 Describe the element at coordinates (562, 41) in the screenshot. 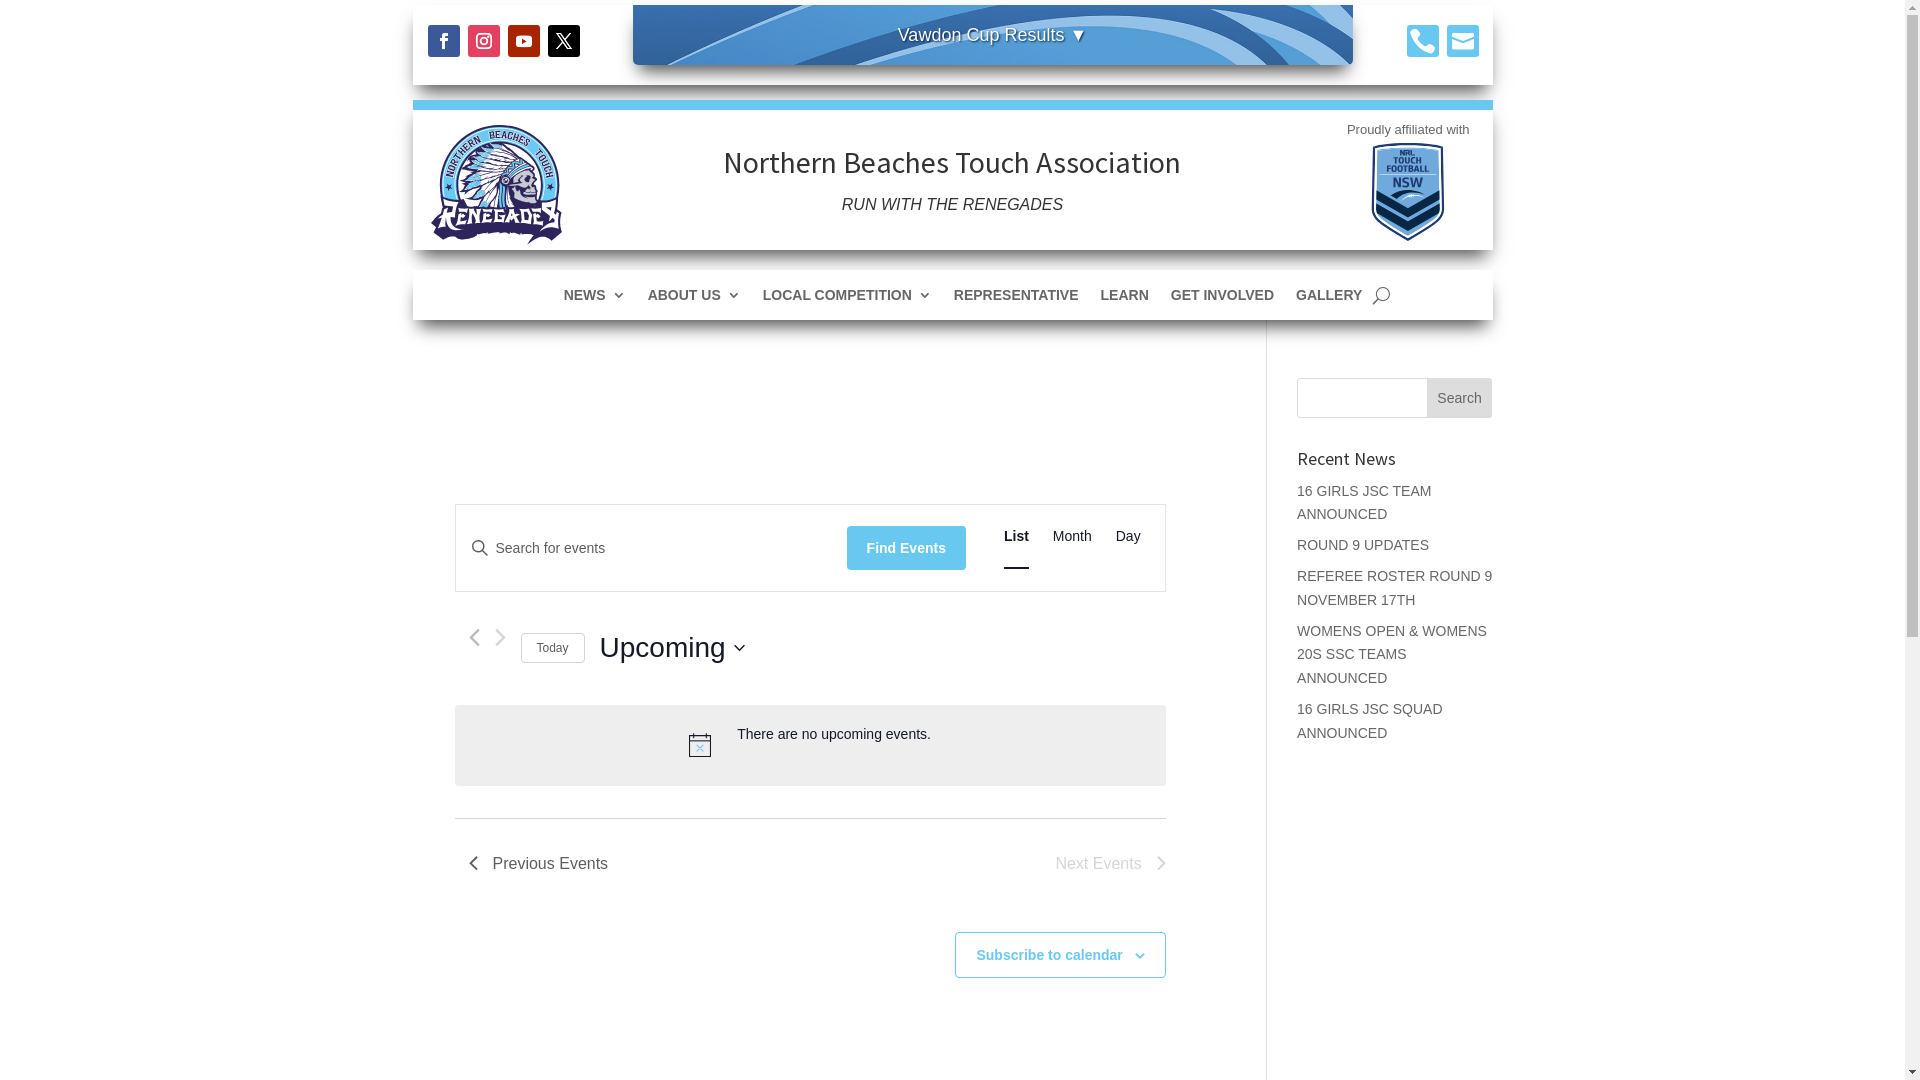

I see `'Follow on X'` at that location.